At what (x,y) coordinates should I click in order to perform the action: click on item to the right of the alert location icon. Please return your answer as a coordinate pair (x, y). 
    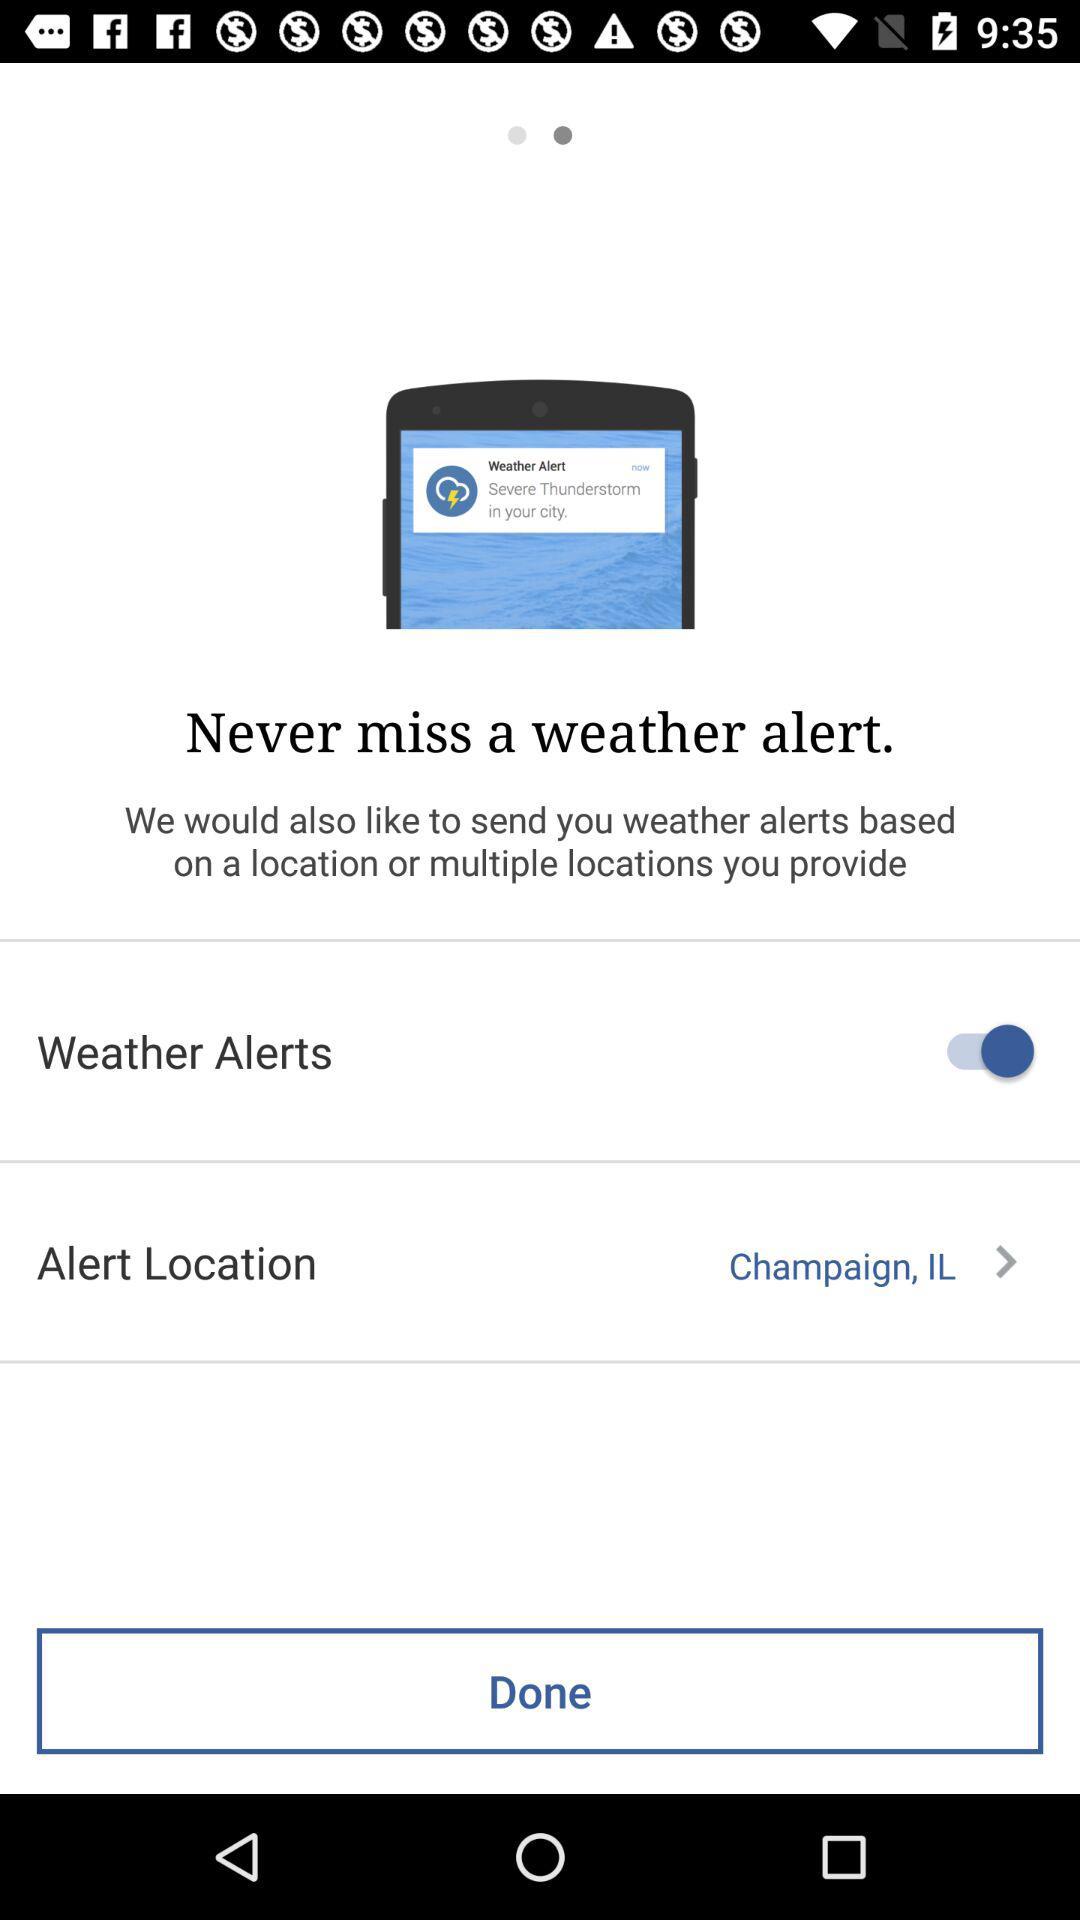
    Looking at the image, I should click on (871, 1265).